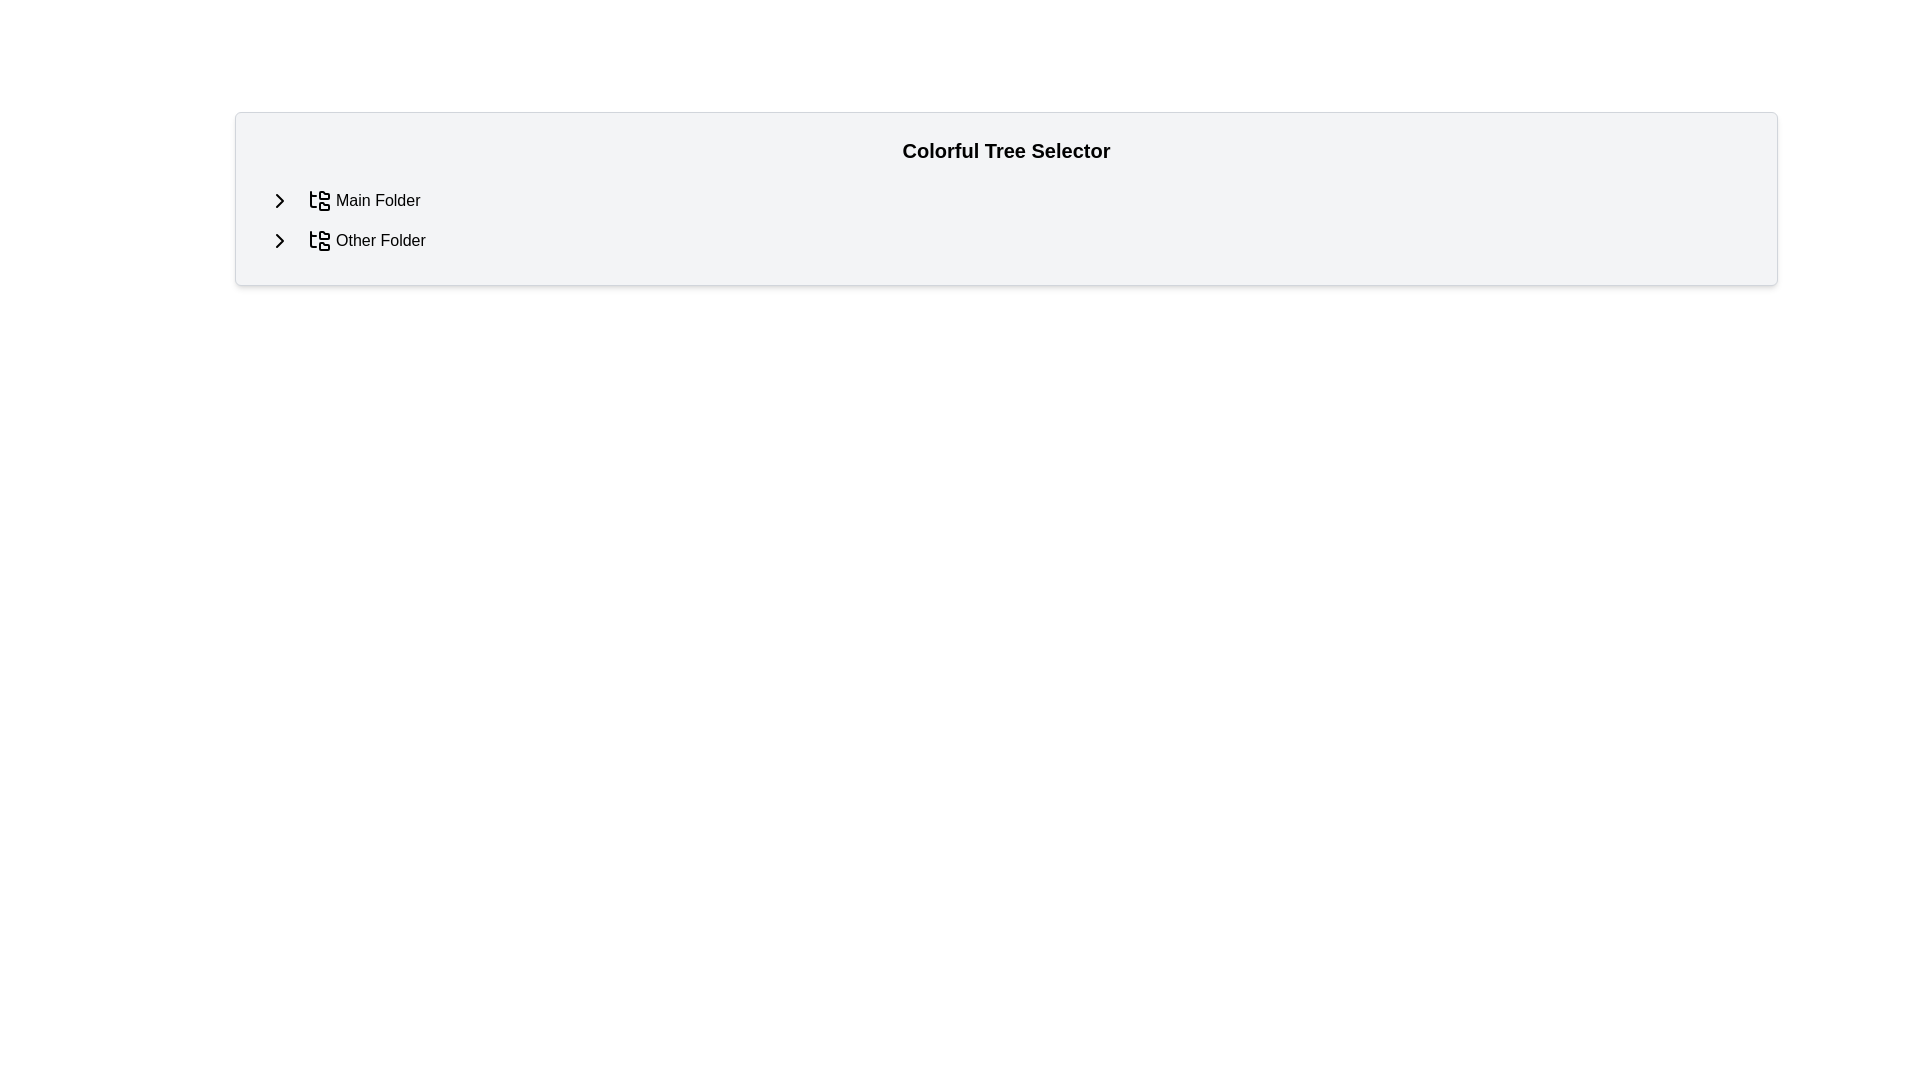  Describe the element at coordinates (364, 200) in the screenshot. I see `the first selectable folder label in the tree structure` at that location.